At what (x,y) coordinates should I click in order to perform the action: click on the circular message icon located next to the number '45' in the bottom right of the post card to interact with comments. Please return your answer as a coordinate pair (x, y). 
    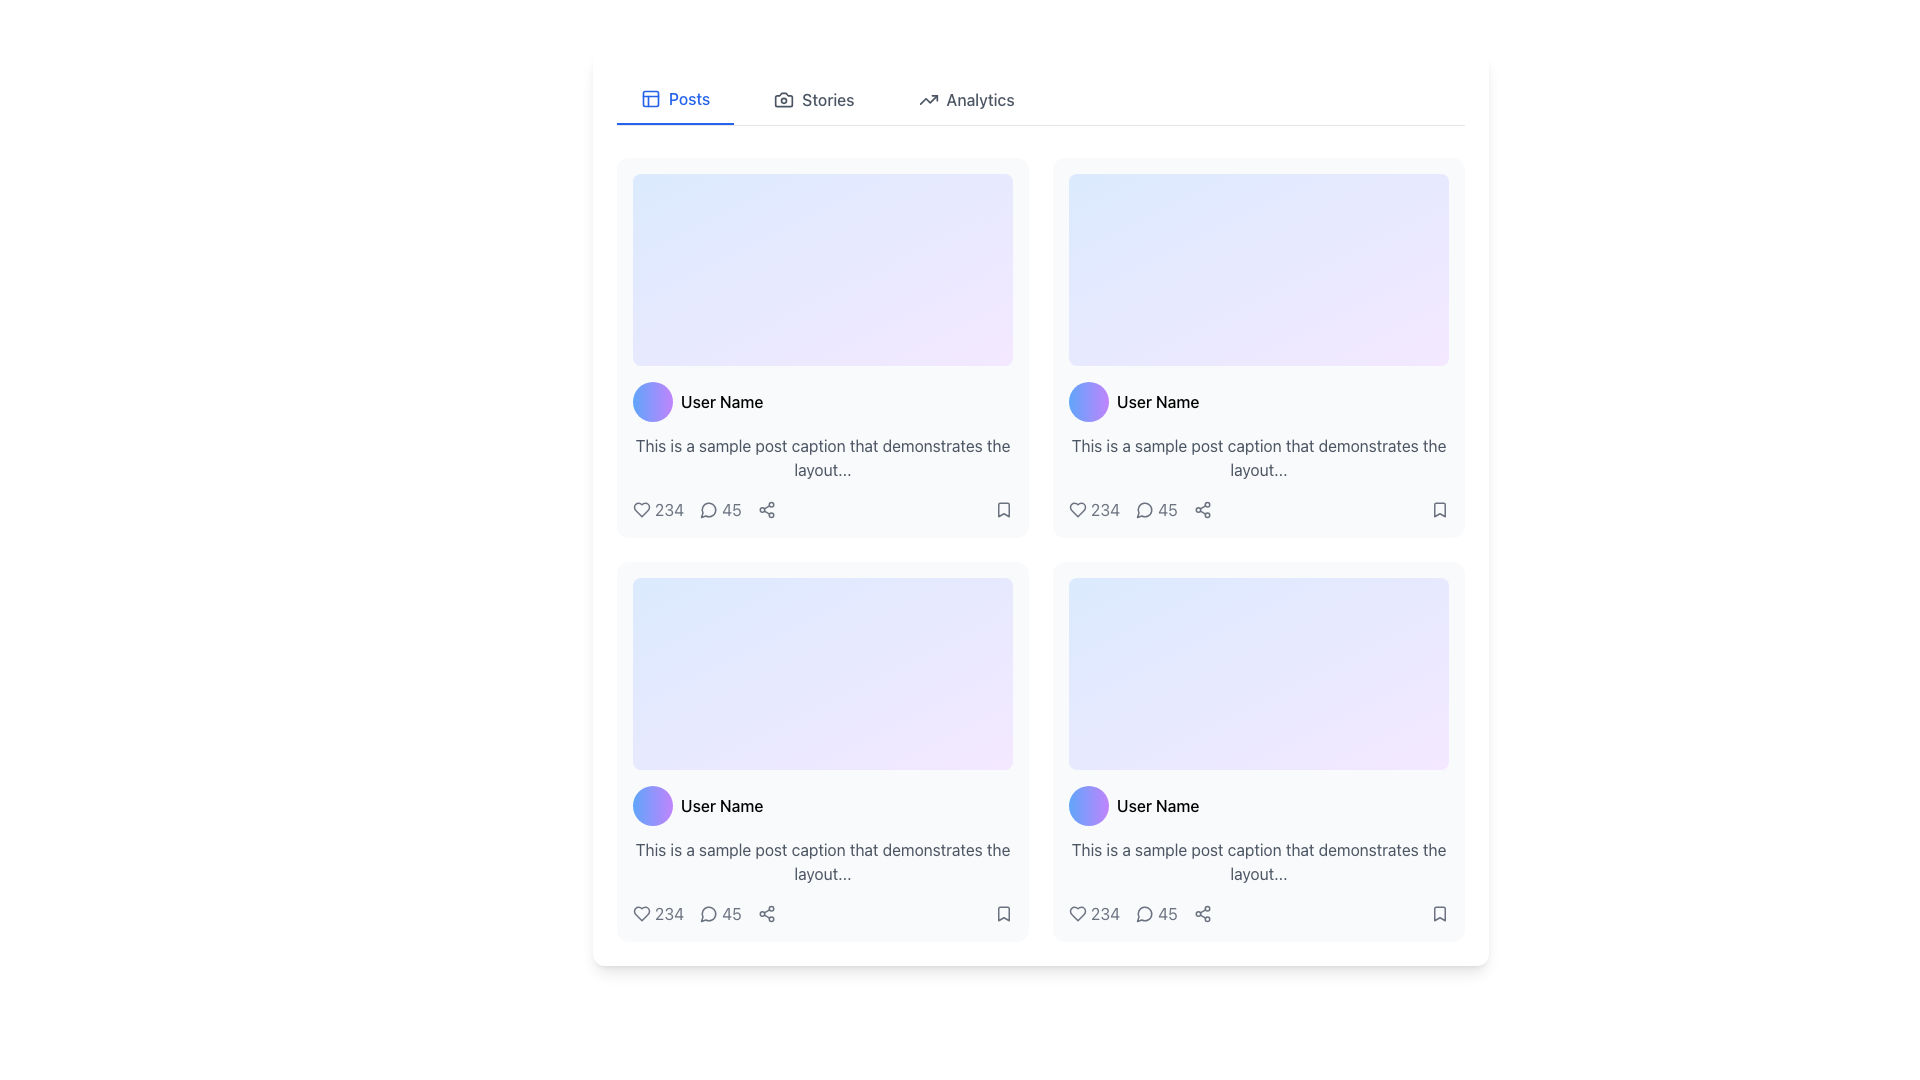
    Looking at the image, I should click on (1145, 508).